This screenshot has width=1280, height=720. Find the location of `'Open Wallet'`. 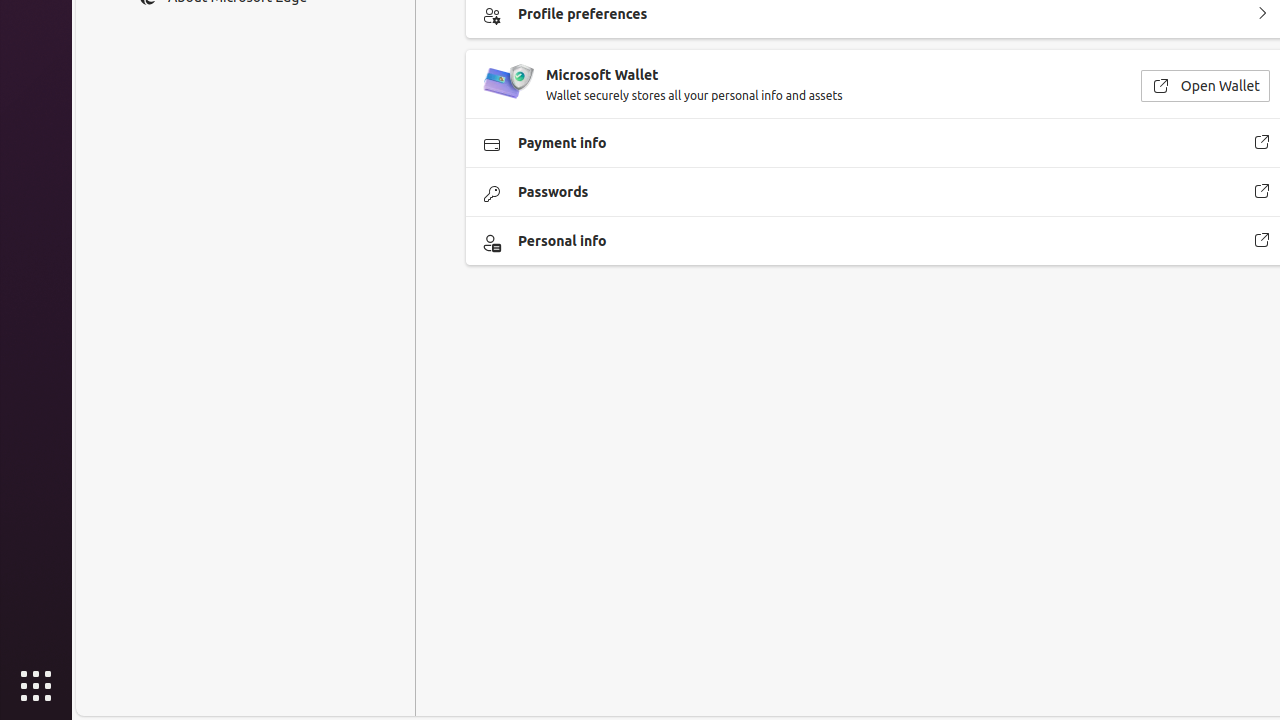

'Open Wallet' is located at coordinates (1203, 84).